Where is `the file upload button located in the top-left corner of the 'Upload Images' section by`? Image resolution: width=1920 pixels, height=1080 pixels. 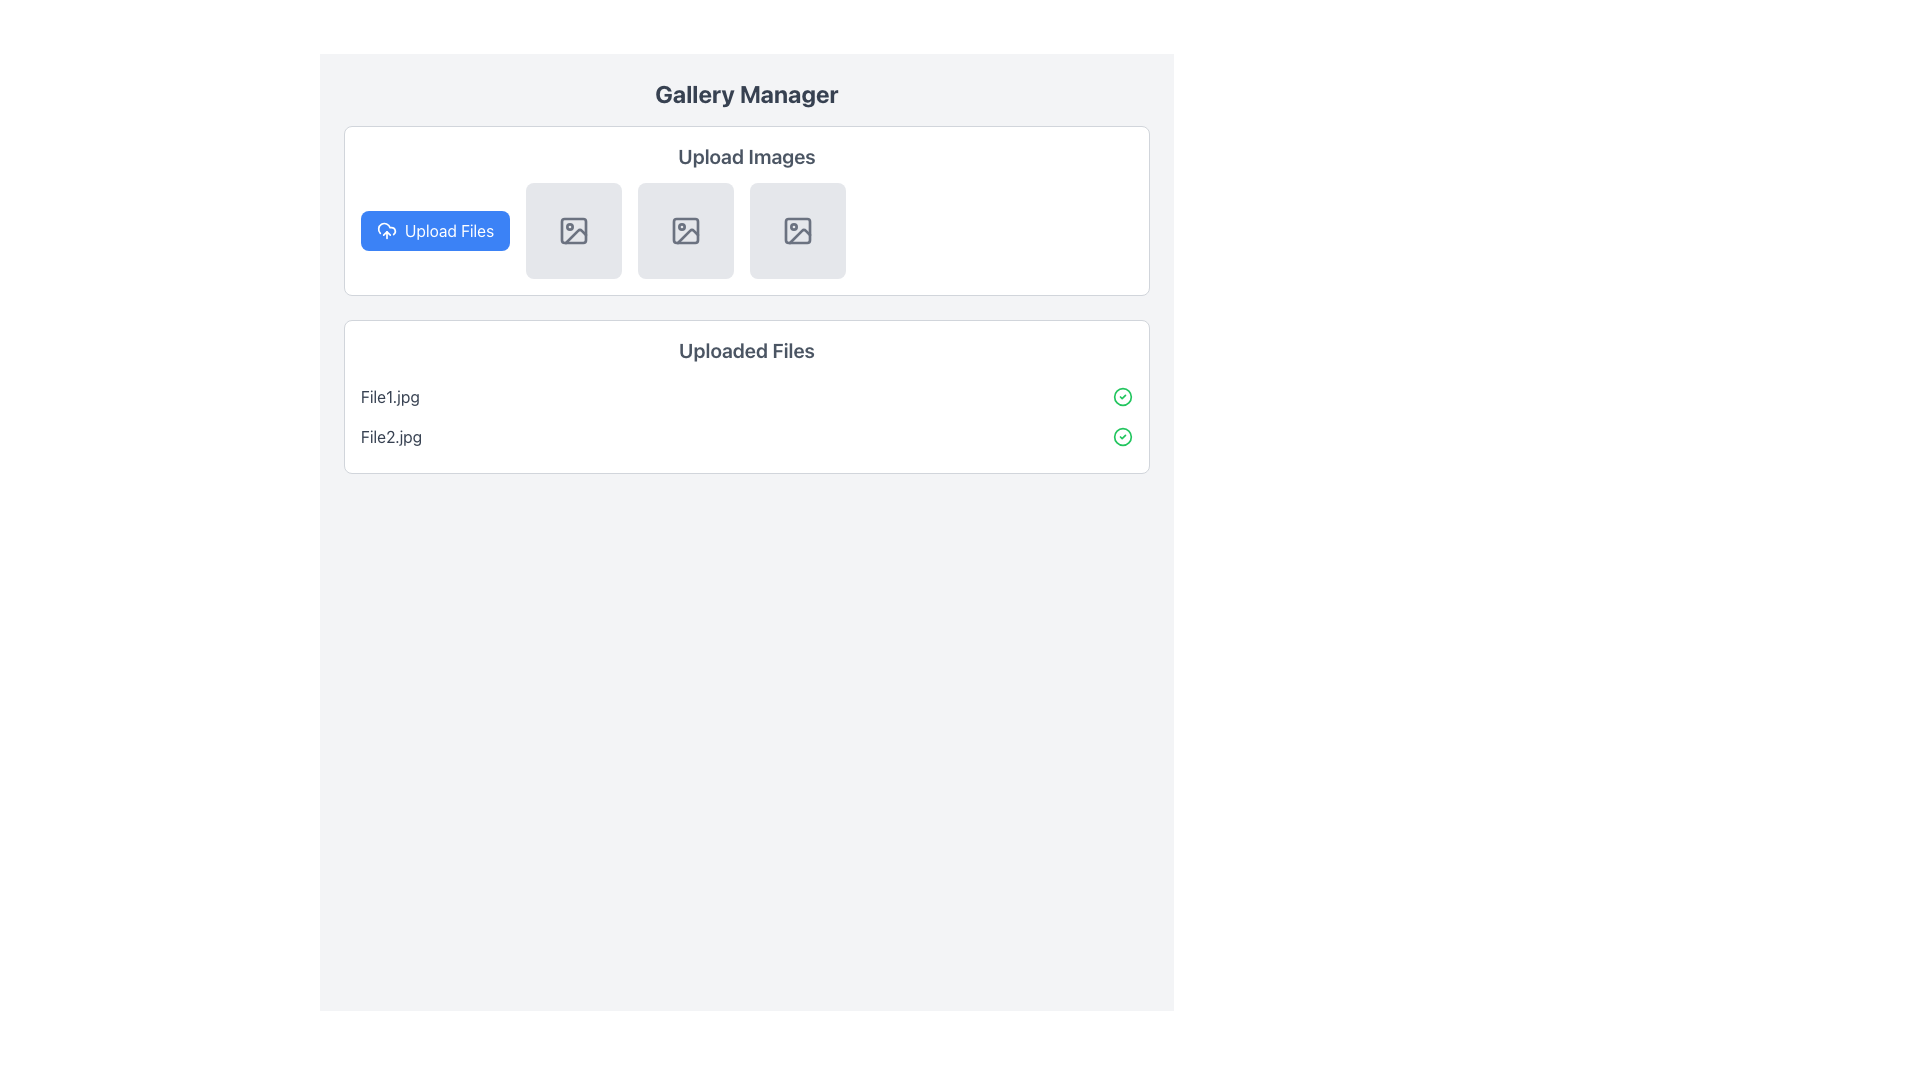 the file upload button located in the top-left corner of the 'Upload Images' section by is located at coordinates (434, 230).